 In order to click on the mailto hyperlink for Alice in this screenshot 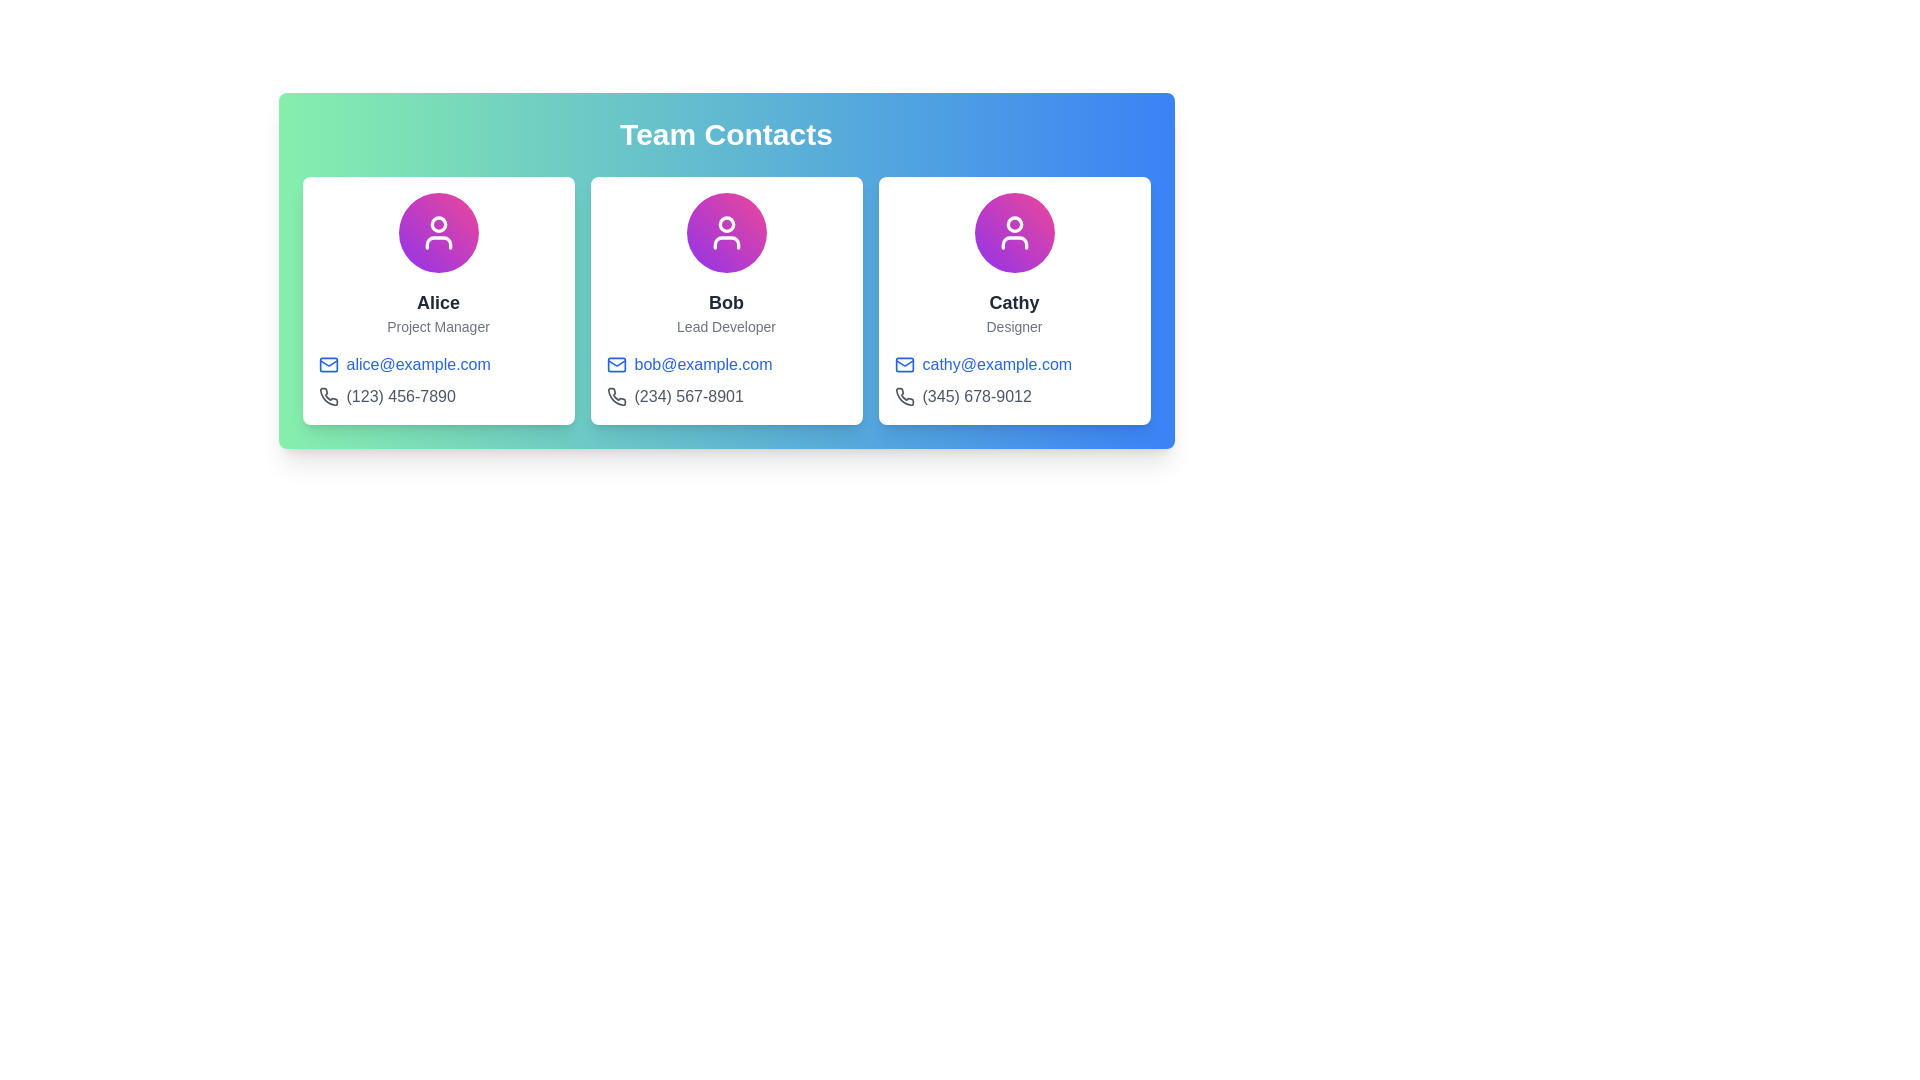, I will do `click(437, 365)`.